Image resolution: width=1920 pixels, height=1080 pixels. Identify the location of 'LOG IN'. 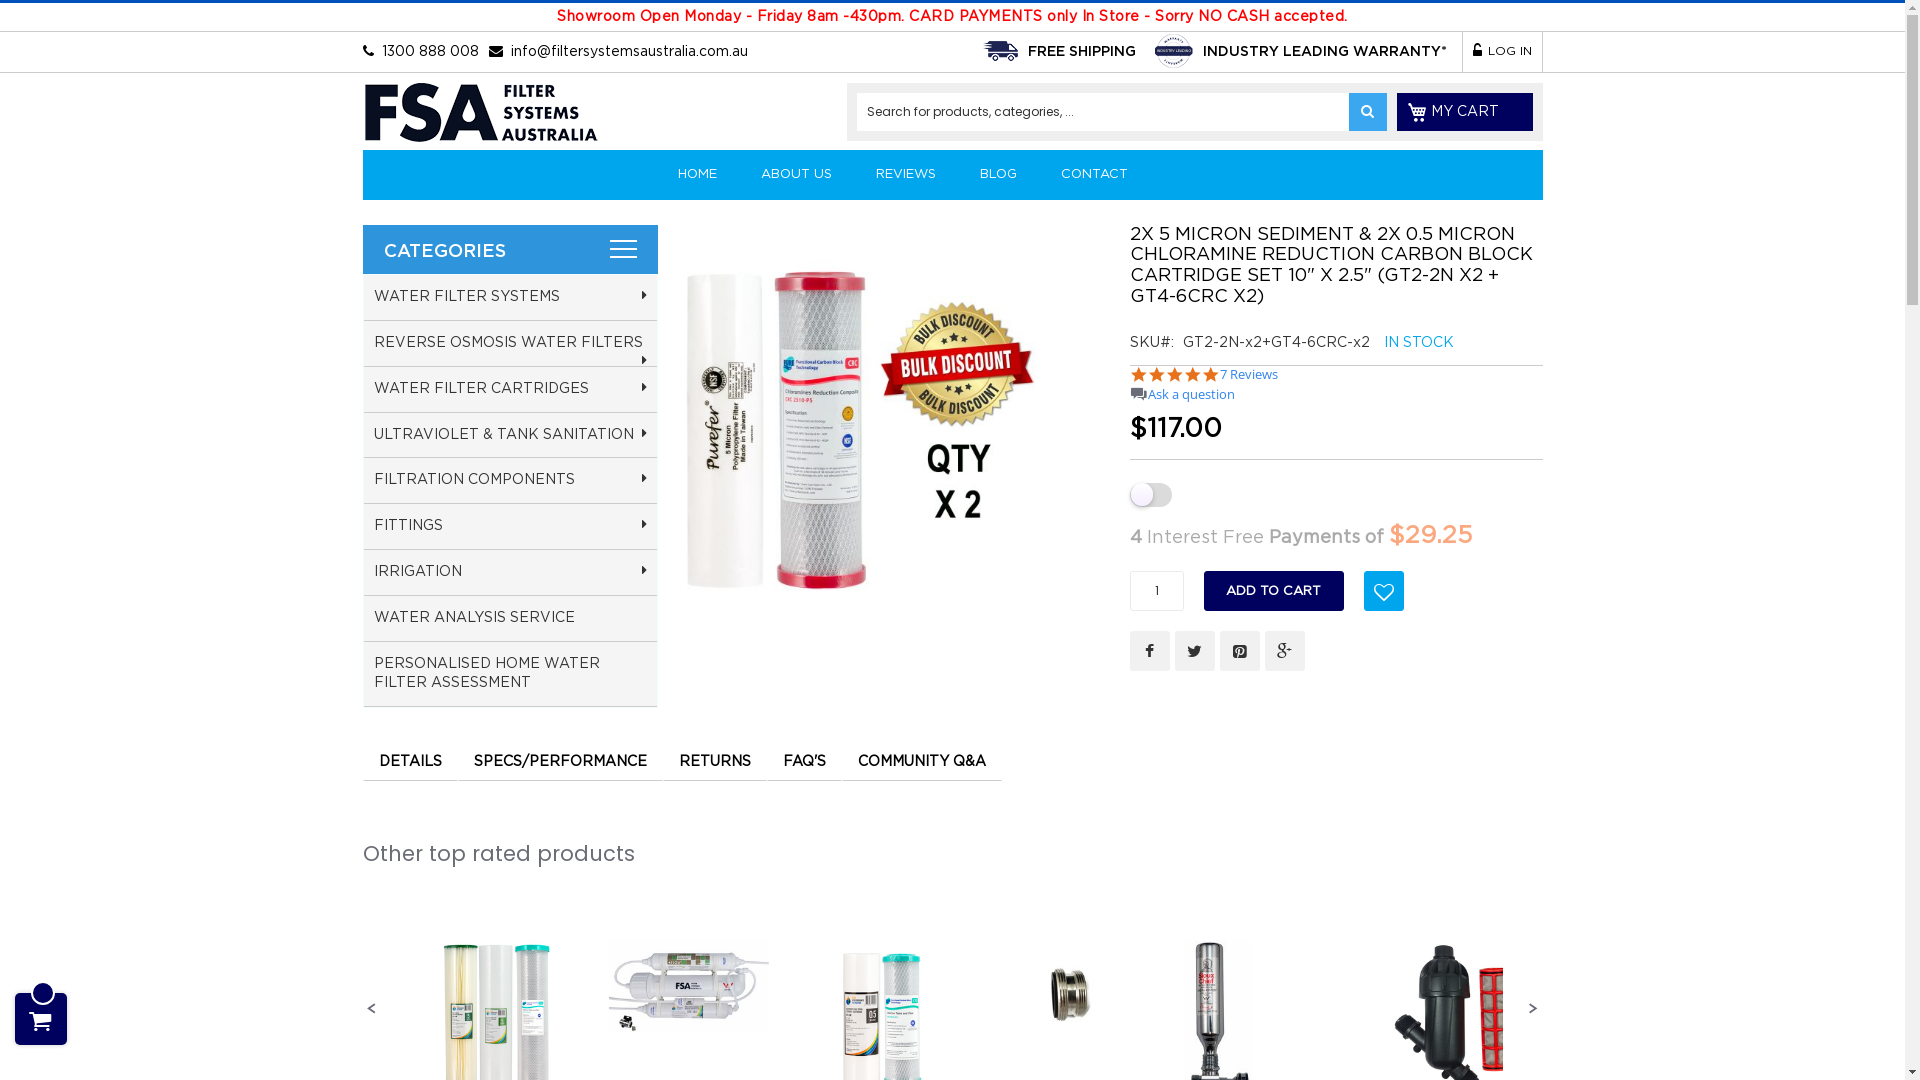
(1502, 50).